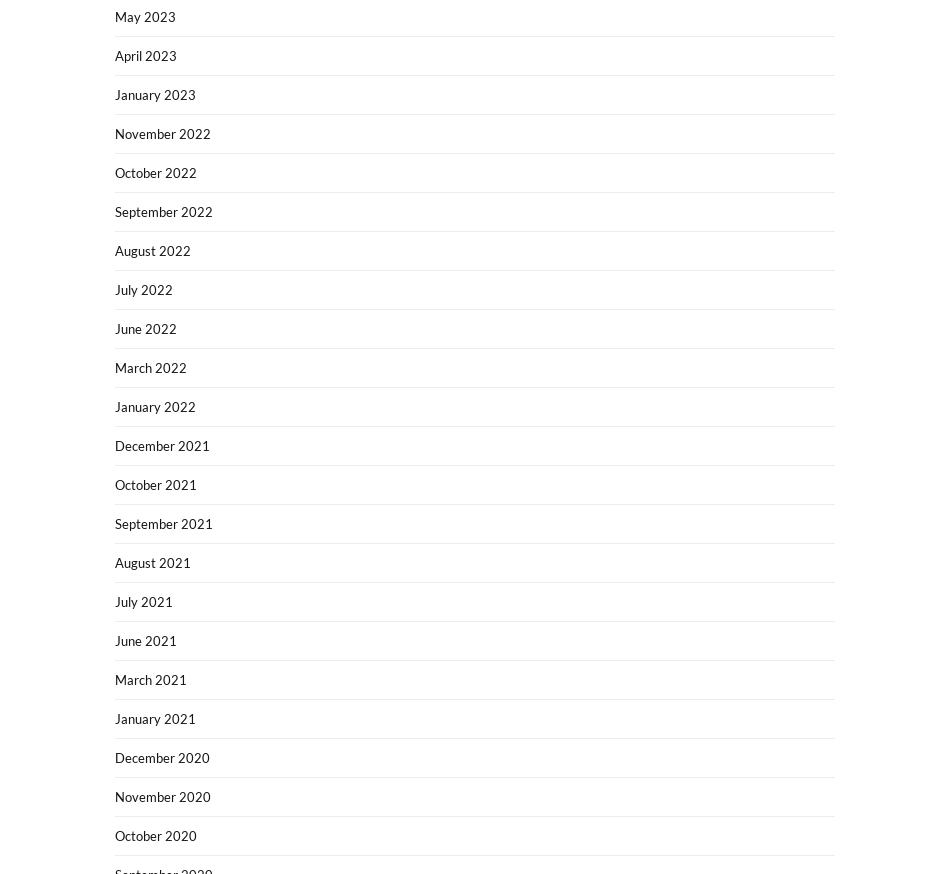  What do you see at coordinates (155, 719) in the screenshot?
I see `'January 2021'` at bounding box center [155, 719].